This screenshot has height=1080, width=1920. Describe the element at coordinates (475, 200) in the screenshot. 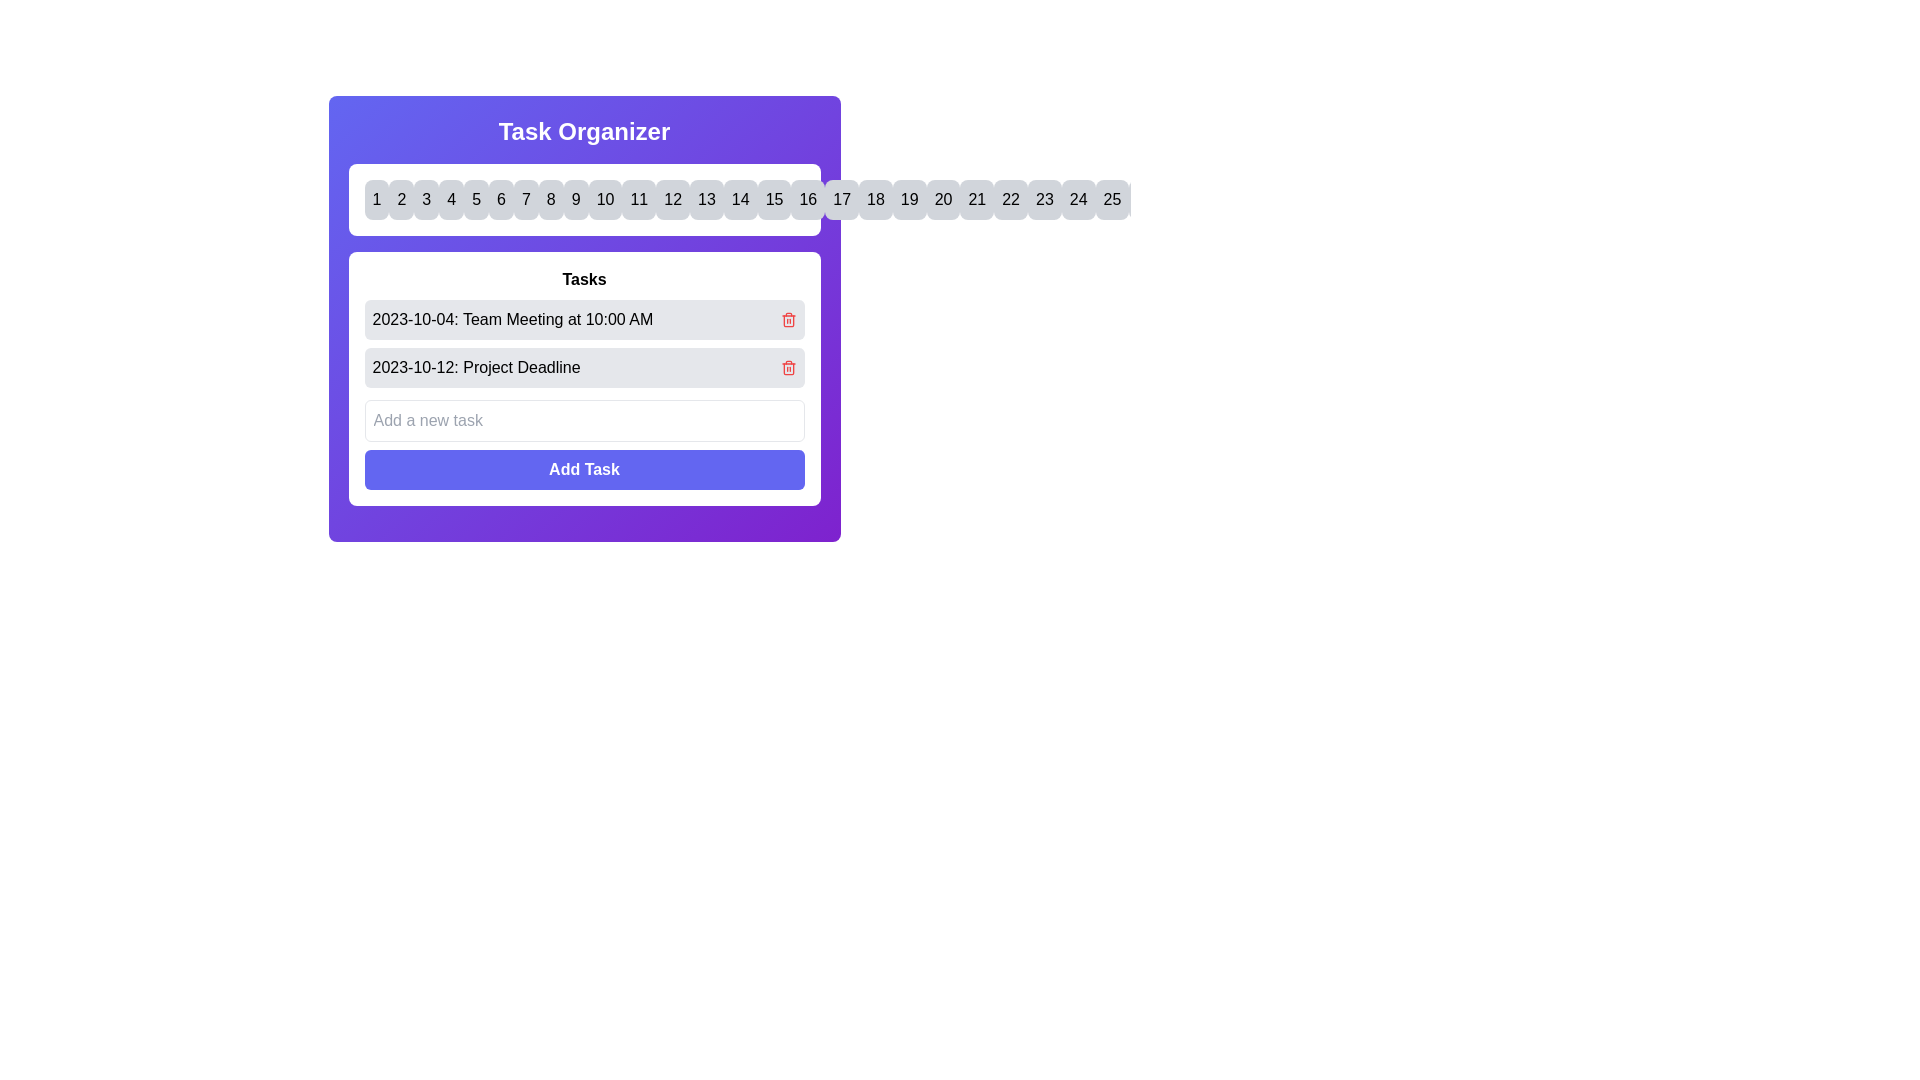

I see `the fifth day button in the calendar interface` at that location.